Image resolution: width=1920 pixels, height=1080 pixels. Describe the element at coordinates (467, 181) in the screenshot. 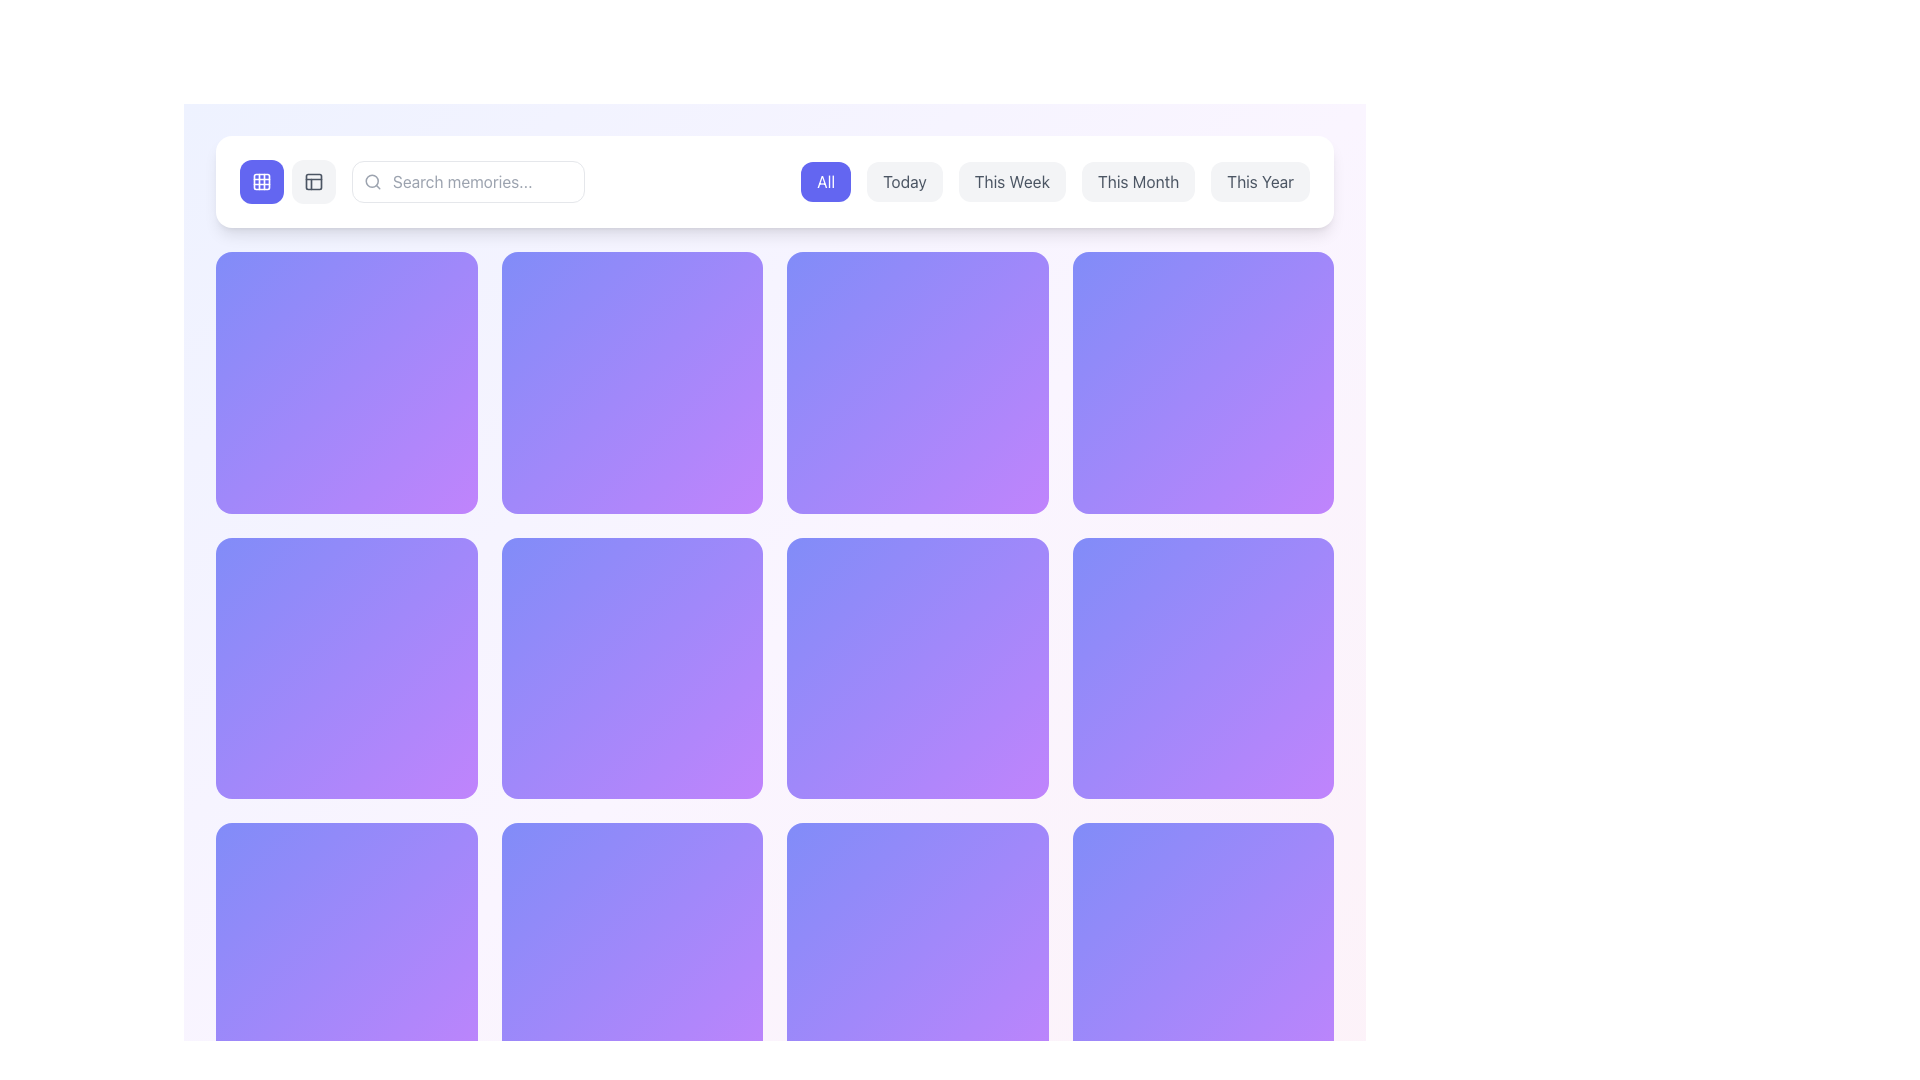

I see `the search input field with placeholder text 'Search memories...' to focus the input field` at that location.